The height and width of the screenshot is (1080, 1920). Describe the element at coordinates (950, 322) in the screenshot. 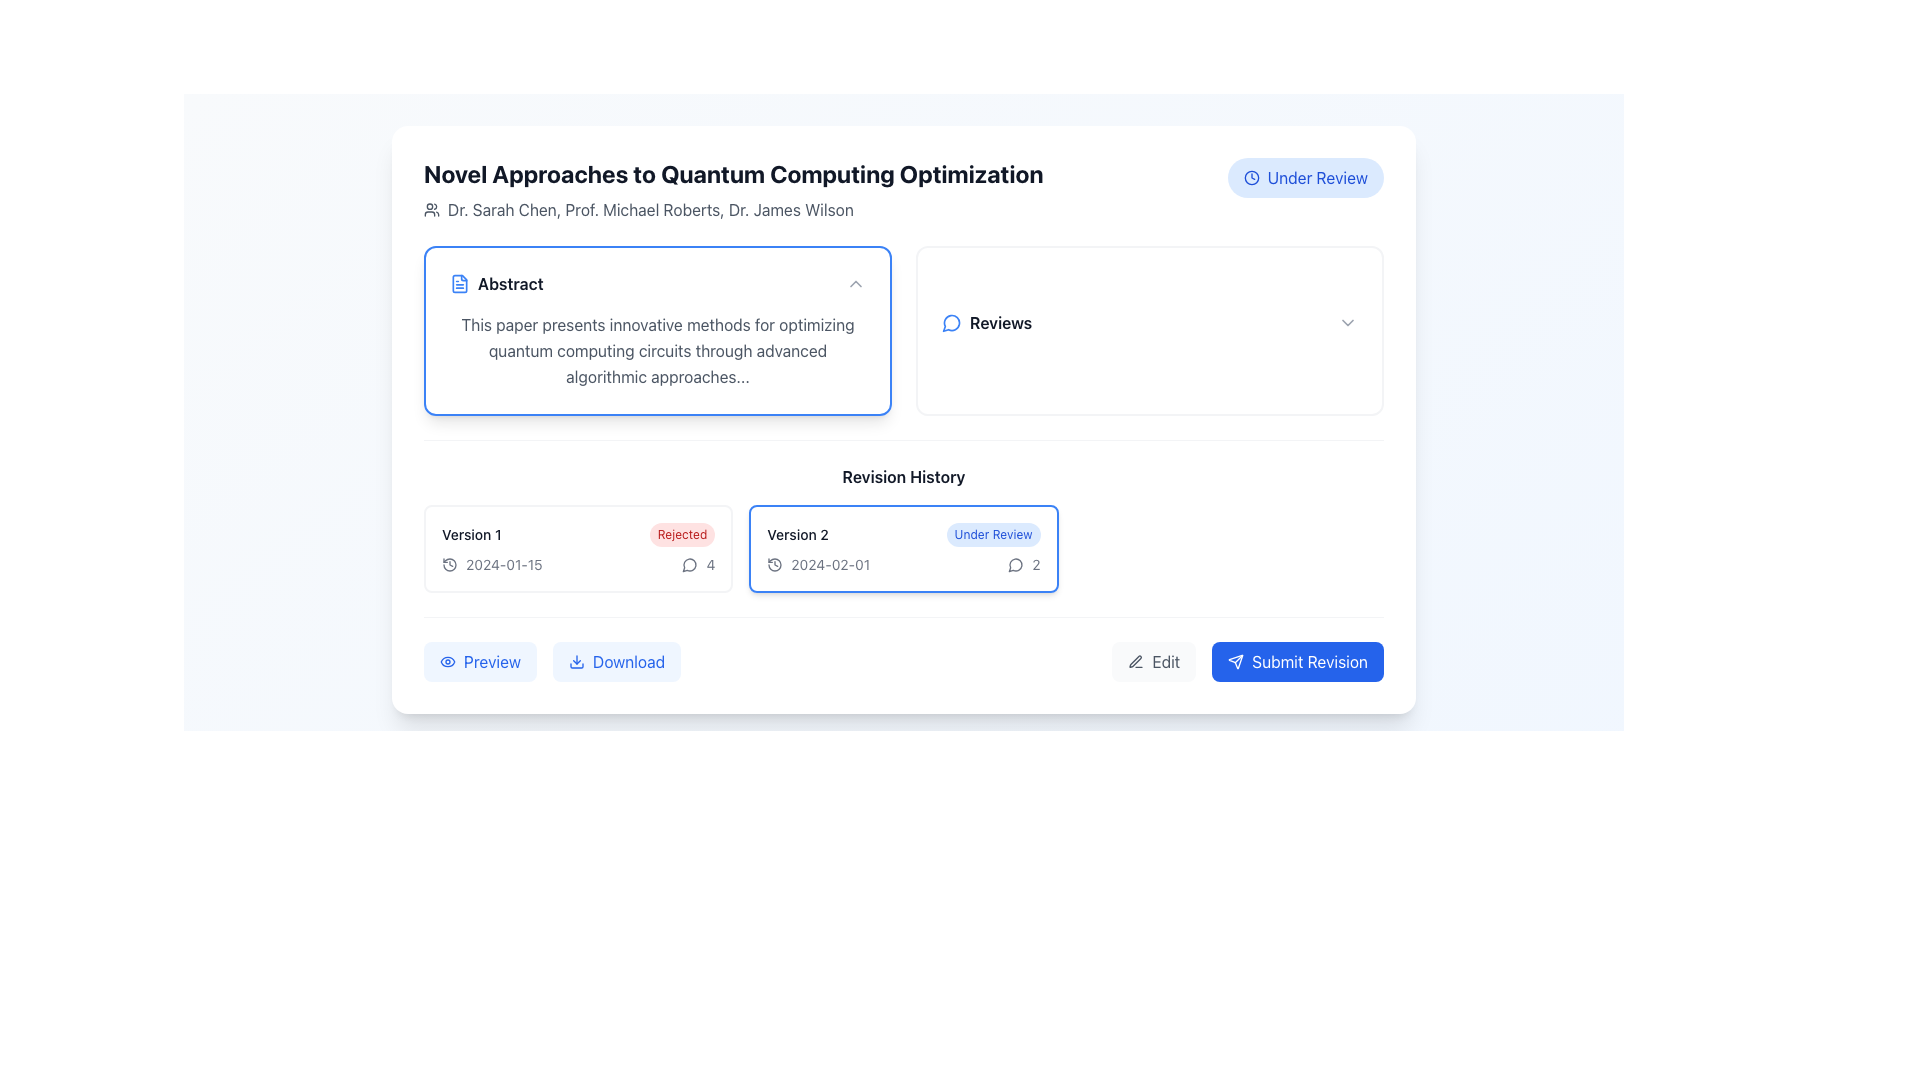

I see `the messaging or review indicator icon located to the left of the 'Reviews' text in the top-right corner of the content area` at that location.